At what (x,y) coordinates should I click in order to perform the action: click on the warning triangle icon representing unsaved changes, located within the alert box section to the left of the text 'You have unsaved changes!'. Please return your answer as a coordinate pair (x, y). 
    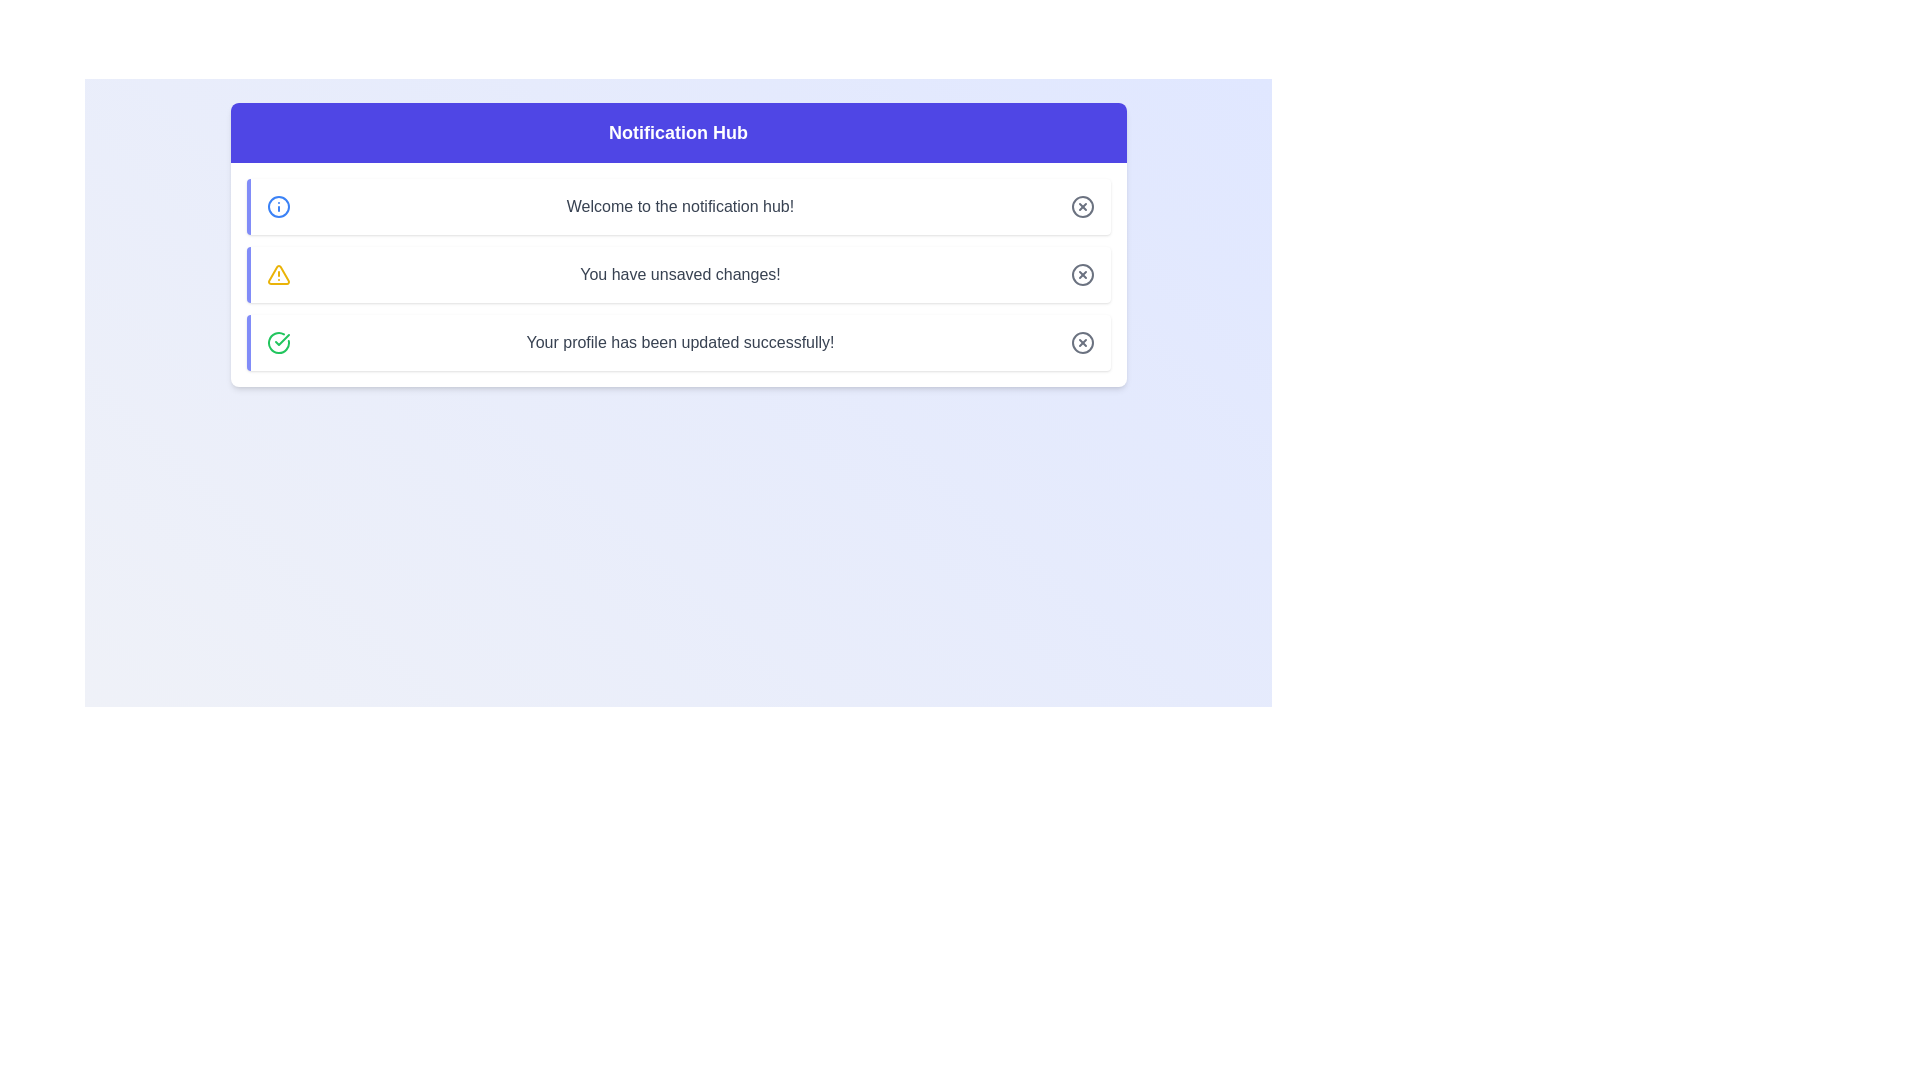
    Looking at the image, I should click on (277, 274).